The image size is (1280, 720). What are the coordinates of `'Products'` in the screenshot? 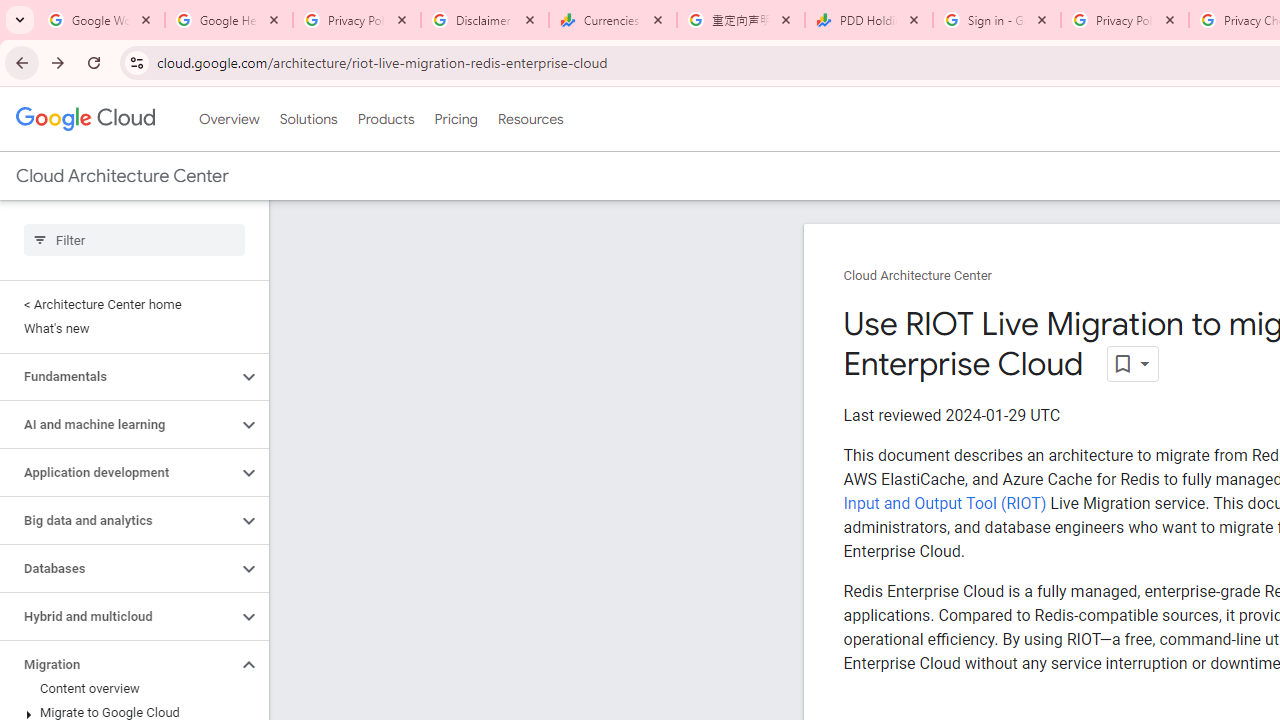 It's located at (385, 119).